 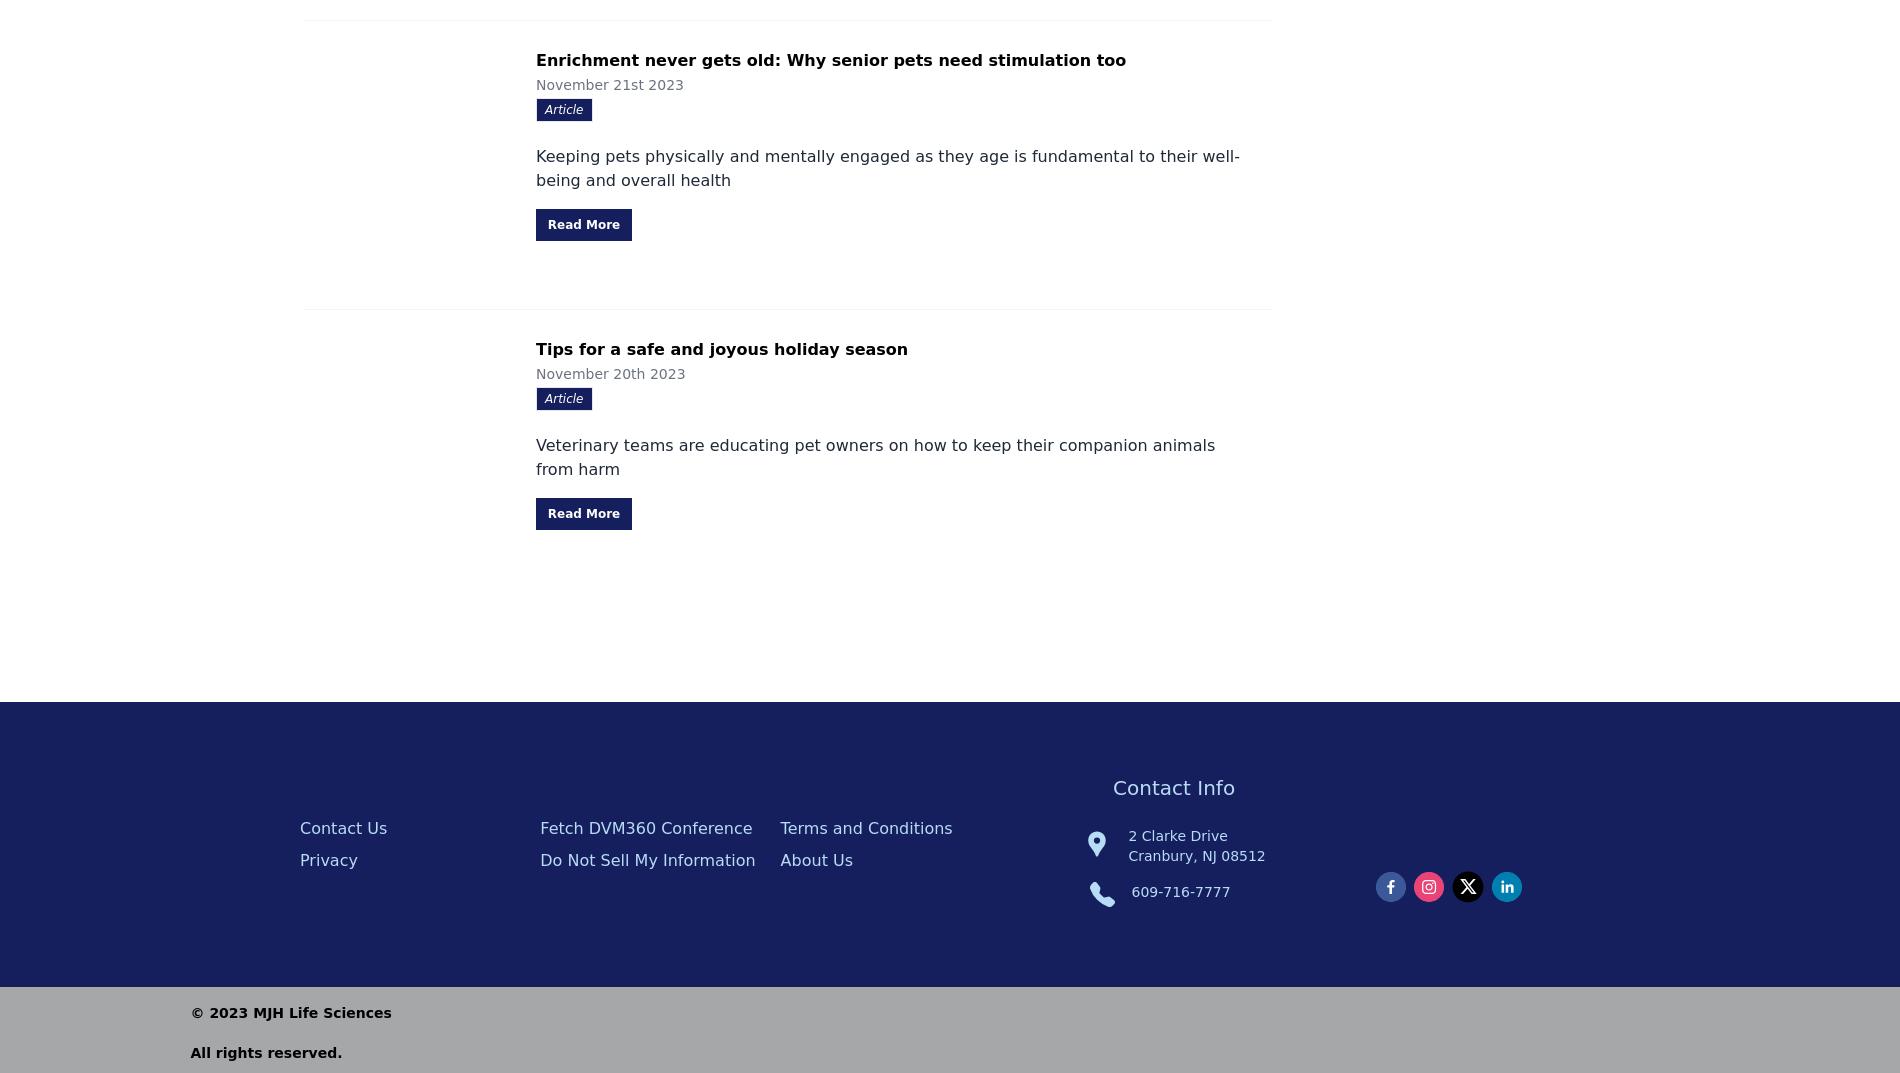 What do you see at coordinates (609, 84) in the screenshot?
I see `'November 21st 2023'` at bounding box center [609, 84].